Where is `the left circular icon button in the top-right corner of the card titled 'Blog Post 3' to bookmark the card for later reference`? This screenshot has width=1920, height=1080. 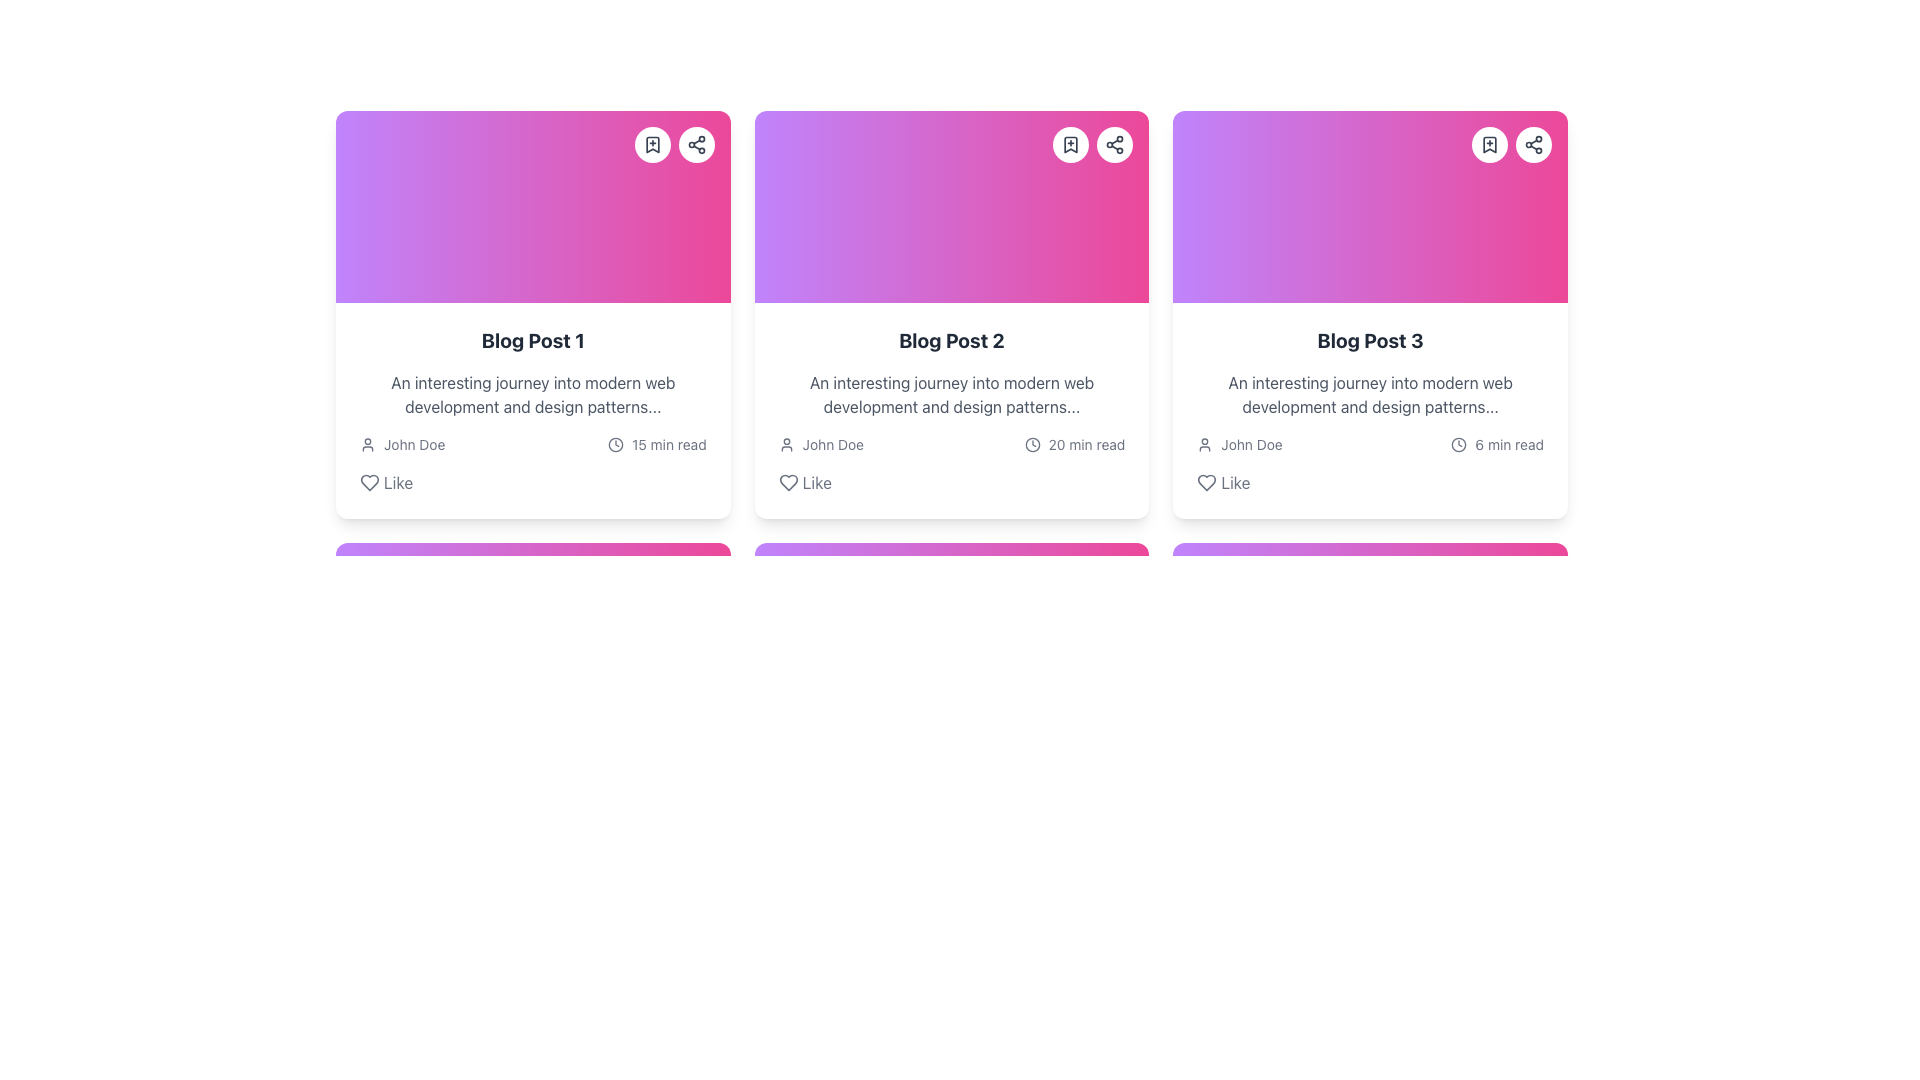
the left circular icon button in the top-right corner of the card titled 'Blog Post 3' to bookmark the card for later reference is located at coordinates (1512, 144).